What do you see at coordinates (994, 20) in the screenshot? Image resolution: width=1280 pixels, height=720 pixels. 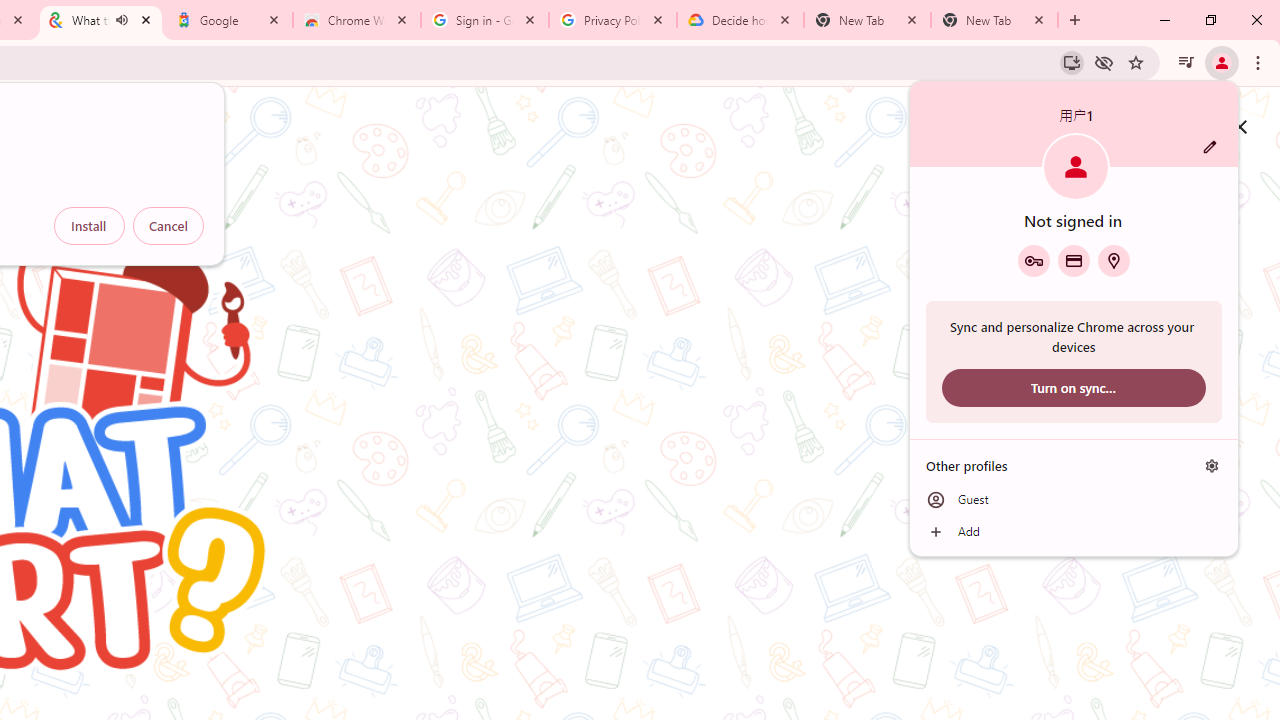 I see `'New Tab'` at bounding box center [994, 20].